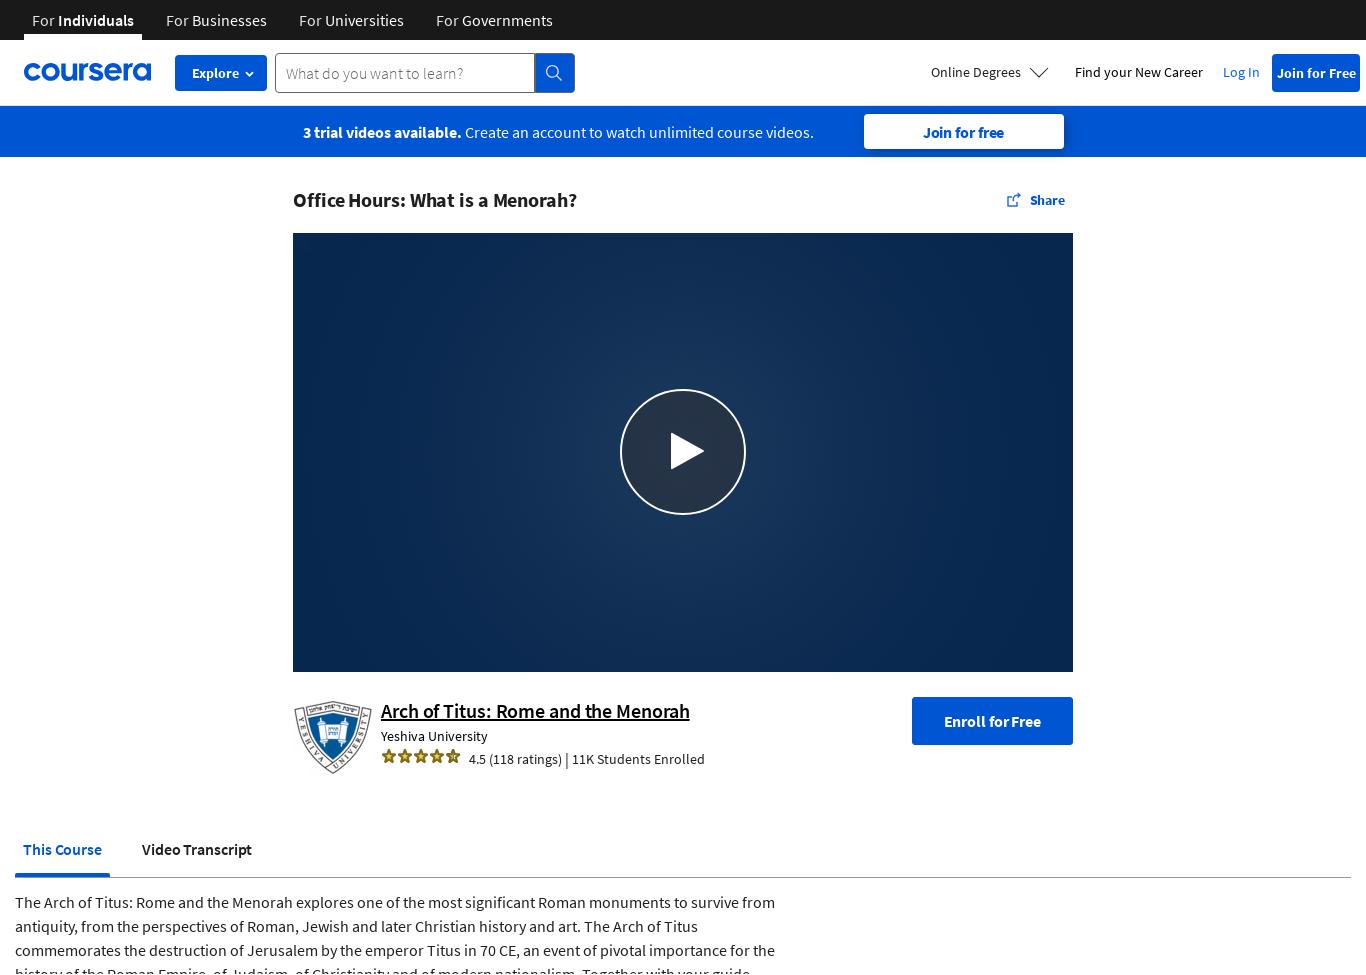 Image resolution: width=1366 pixels, height=975 pixels. Describe the element at coordinates (302, 130) in the screenshot. I see `'3 trial videos available.'` at that location.